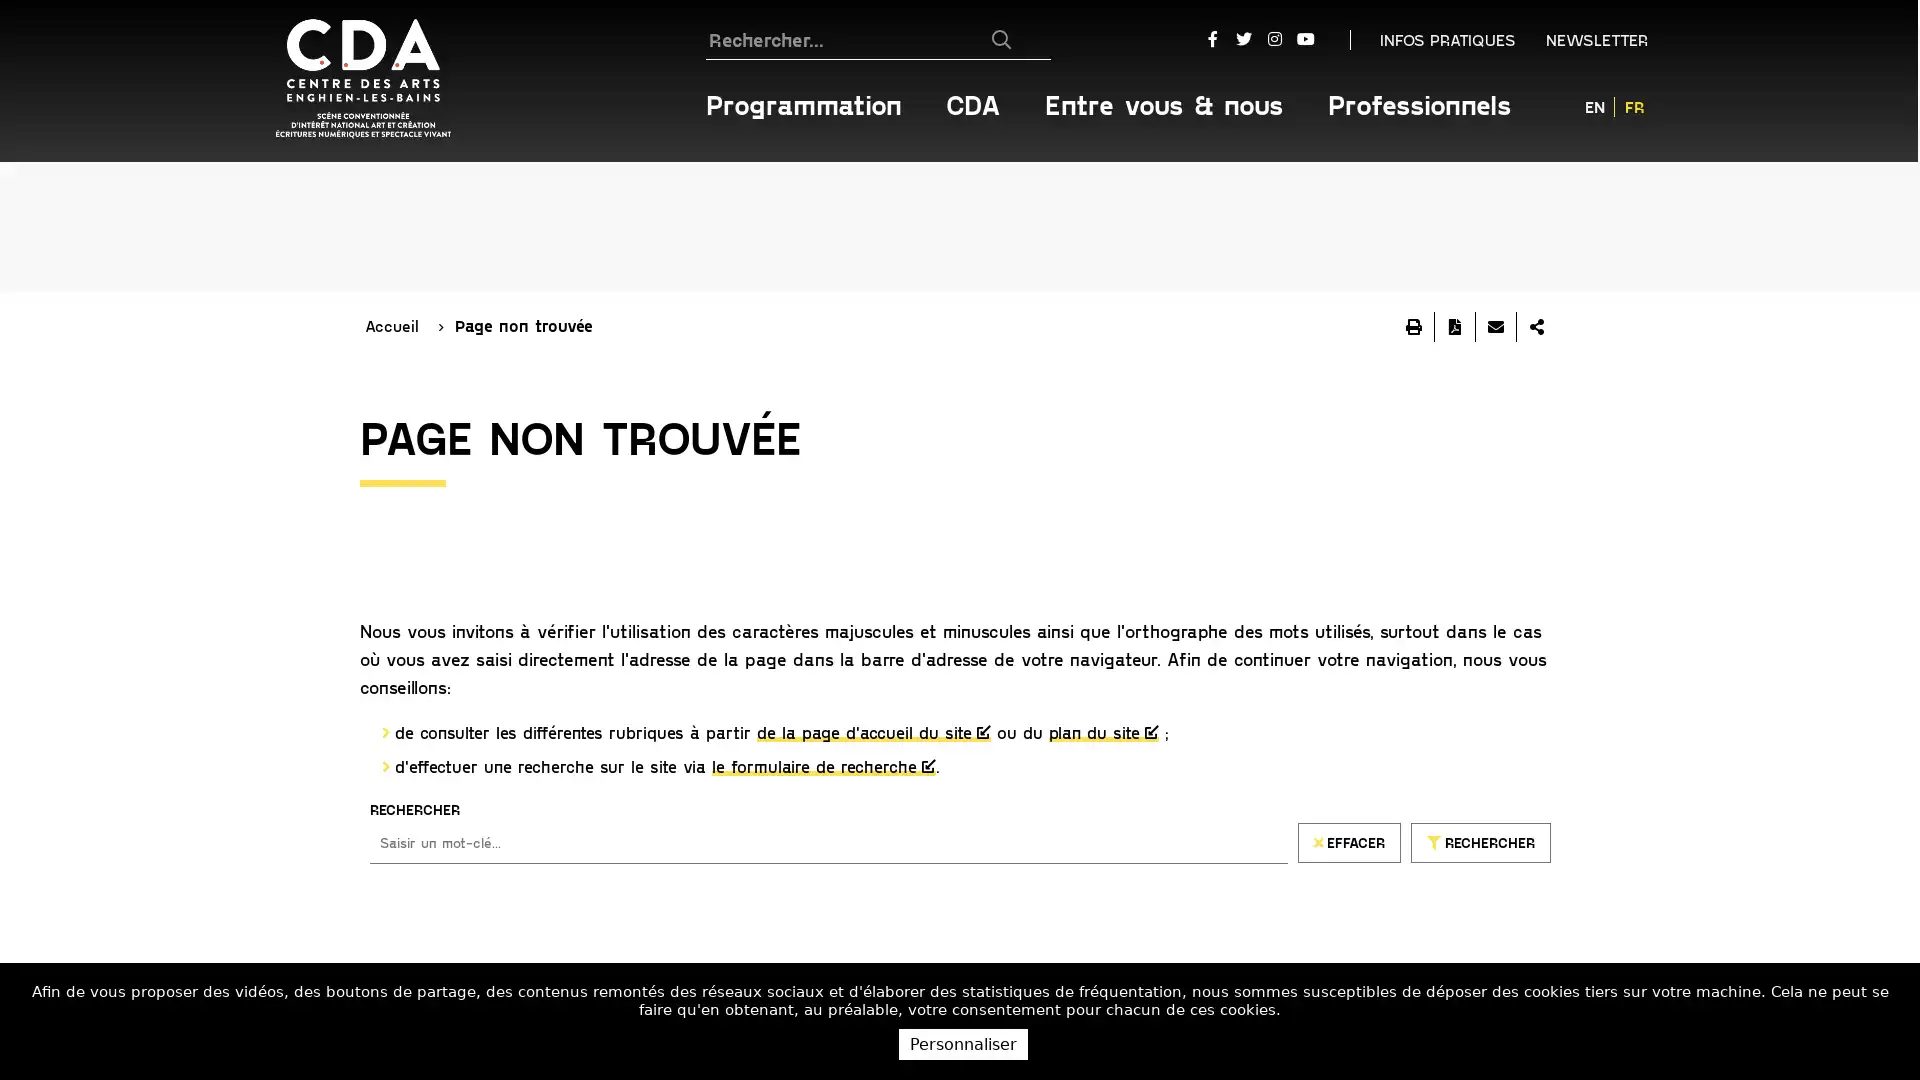 The height and width of the screenshot is (1080, 1920). What do you see at coordinates (1535, 196) in the screenshot?
I see `Partager cette page` at bounding box center [1535, 196].